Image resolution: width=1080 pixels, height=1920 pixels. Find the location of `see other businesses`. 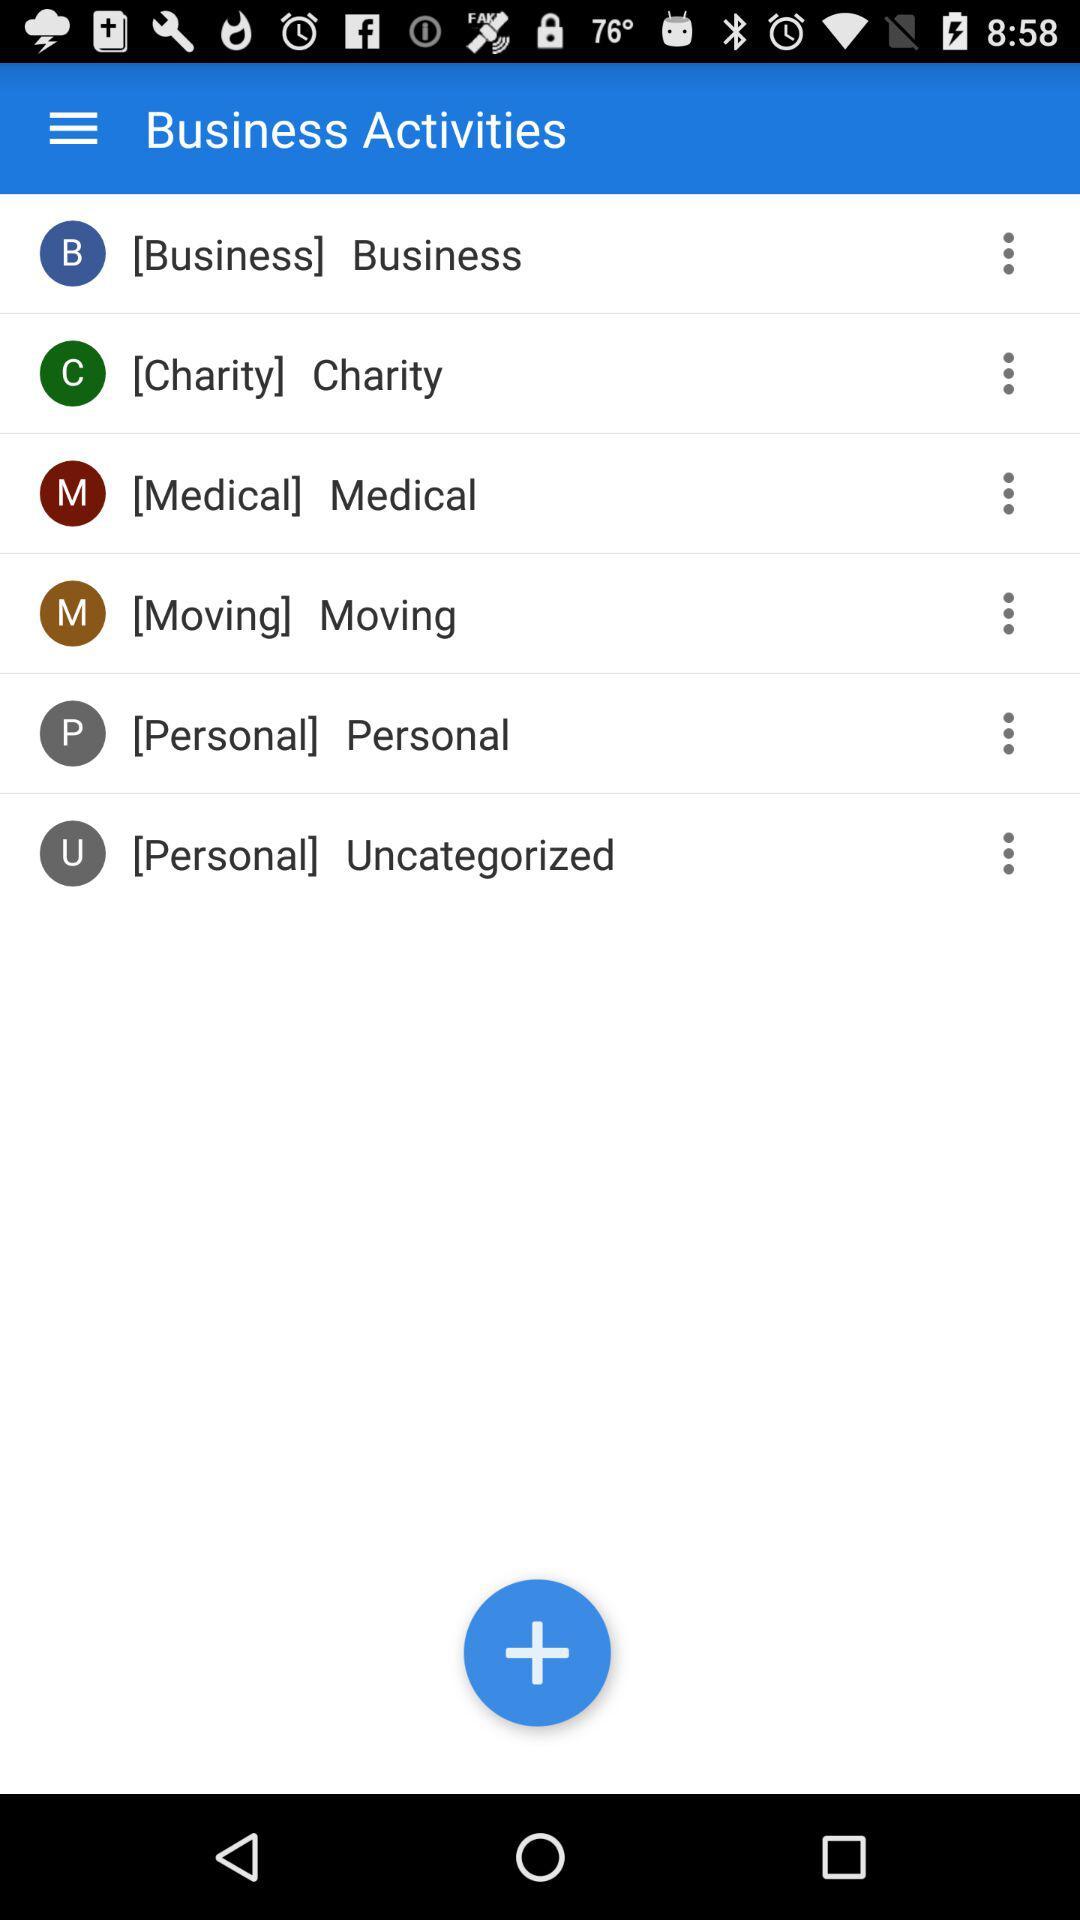

see other businesses is located at coordinates (1015, 252).